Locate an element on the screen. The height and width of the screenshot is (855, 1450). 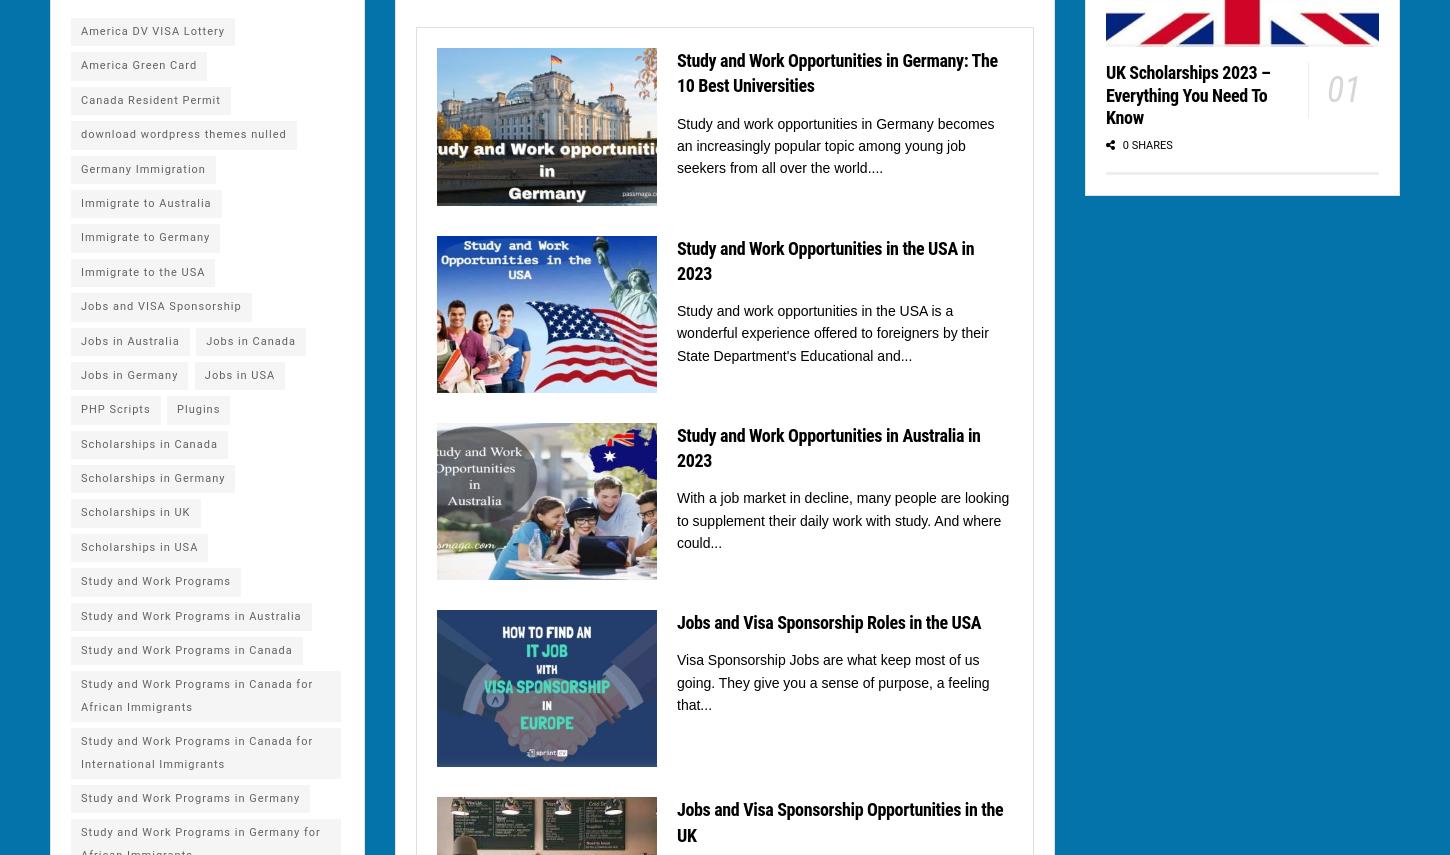
'Scholarships in USA' is located at coordinates (81, 546).